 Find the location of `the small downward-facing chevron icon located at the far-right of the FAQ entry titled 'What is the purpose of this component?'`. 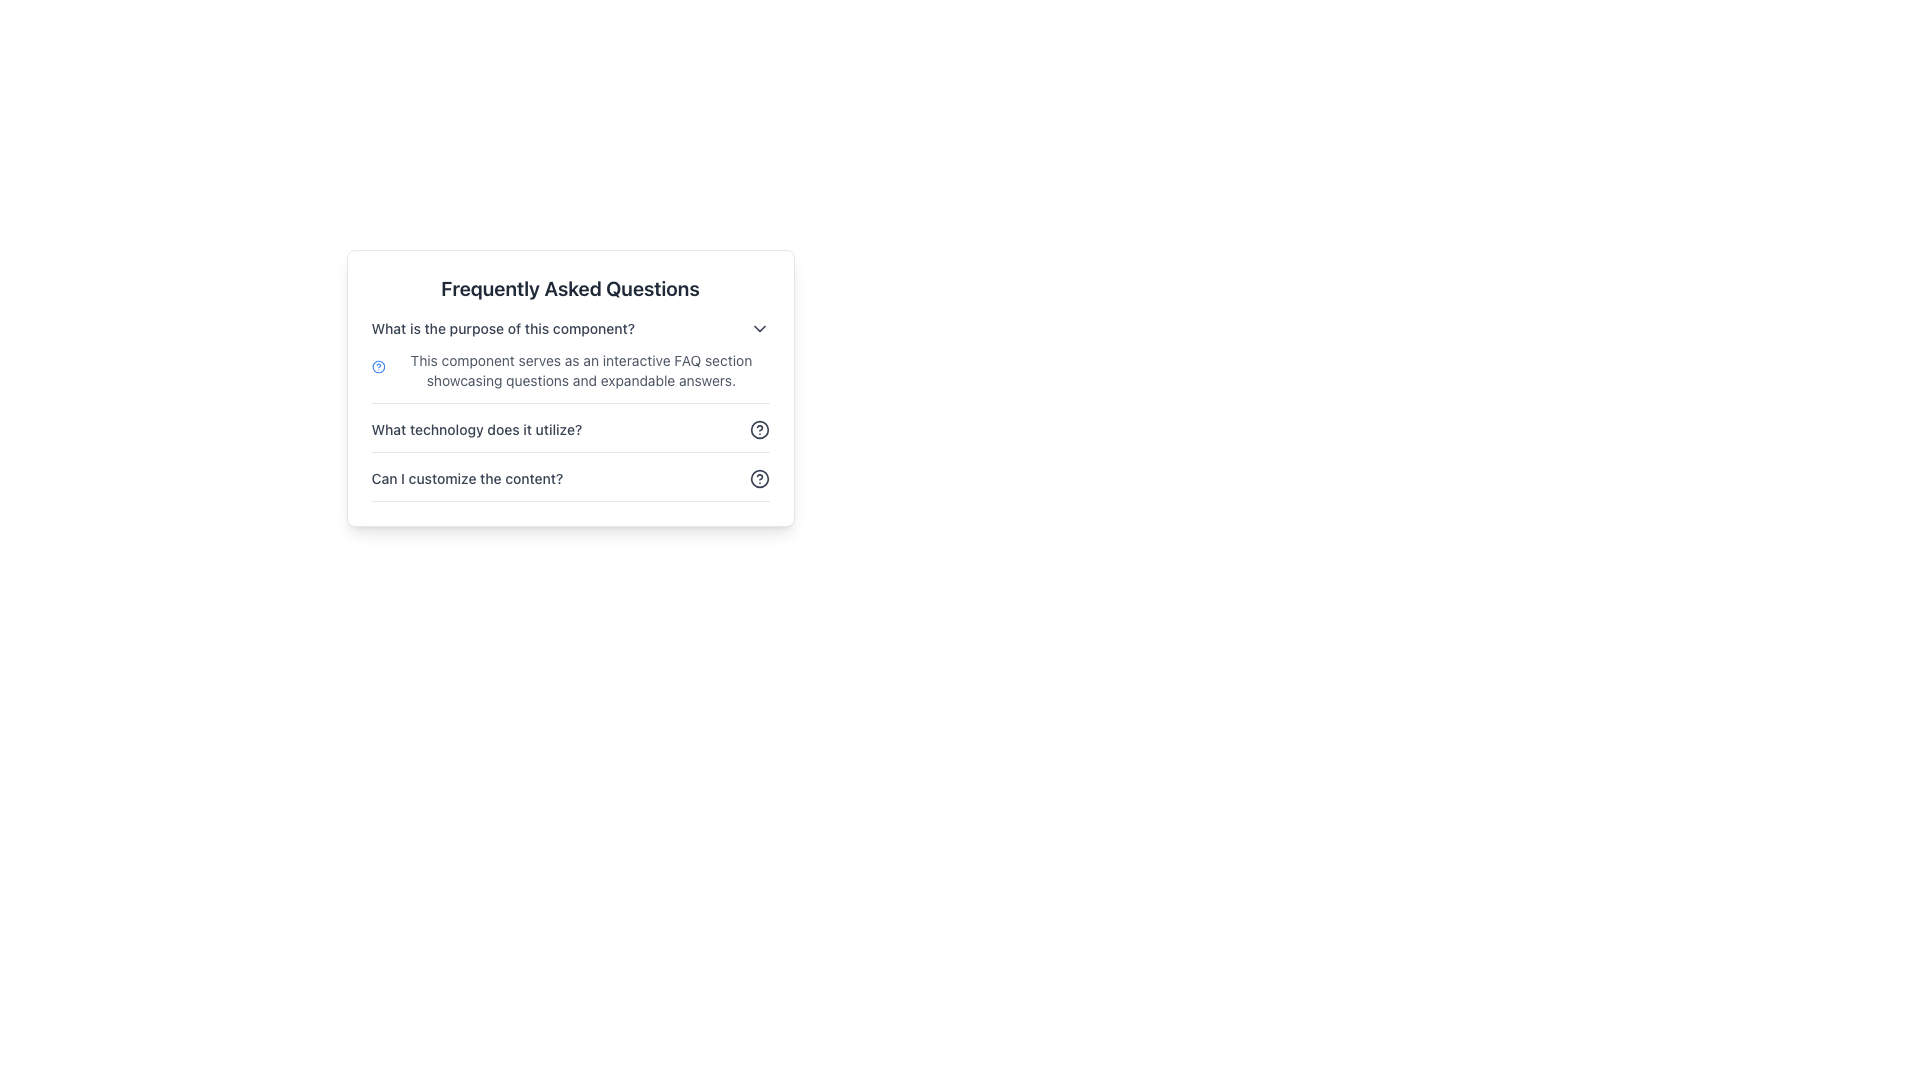

the small downward-facing chevron icon located at the far-right of the FAQ entry titled 'What is the purpose of this component?' is located at coordinates (758, 327).